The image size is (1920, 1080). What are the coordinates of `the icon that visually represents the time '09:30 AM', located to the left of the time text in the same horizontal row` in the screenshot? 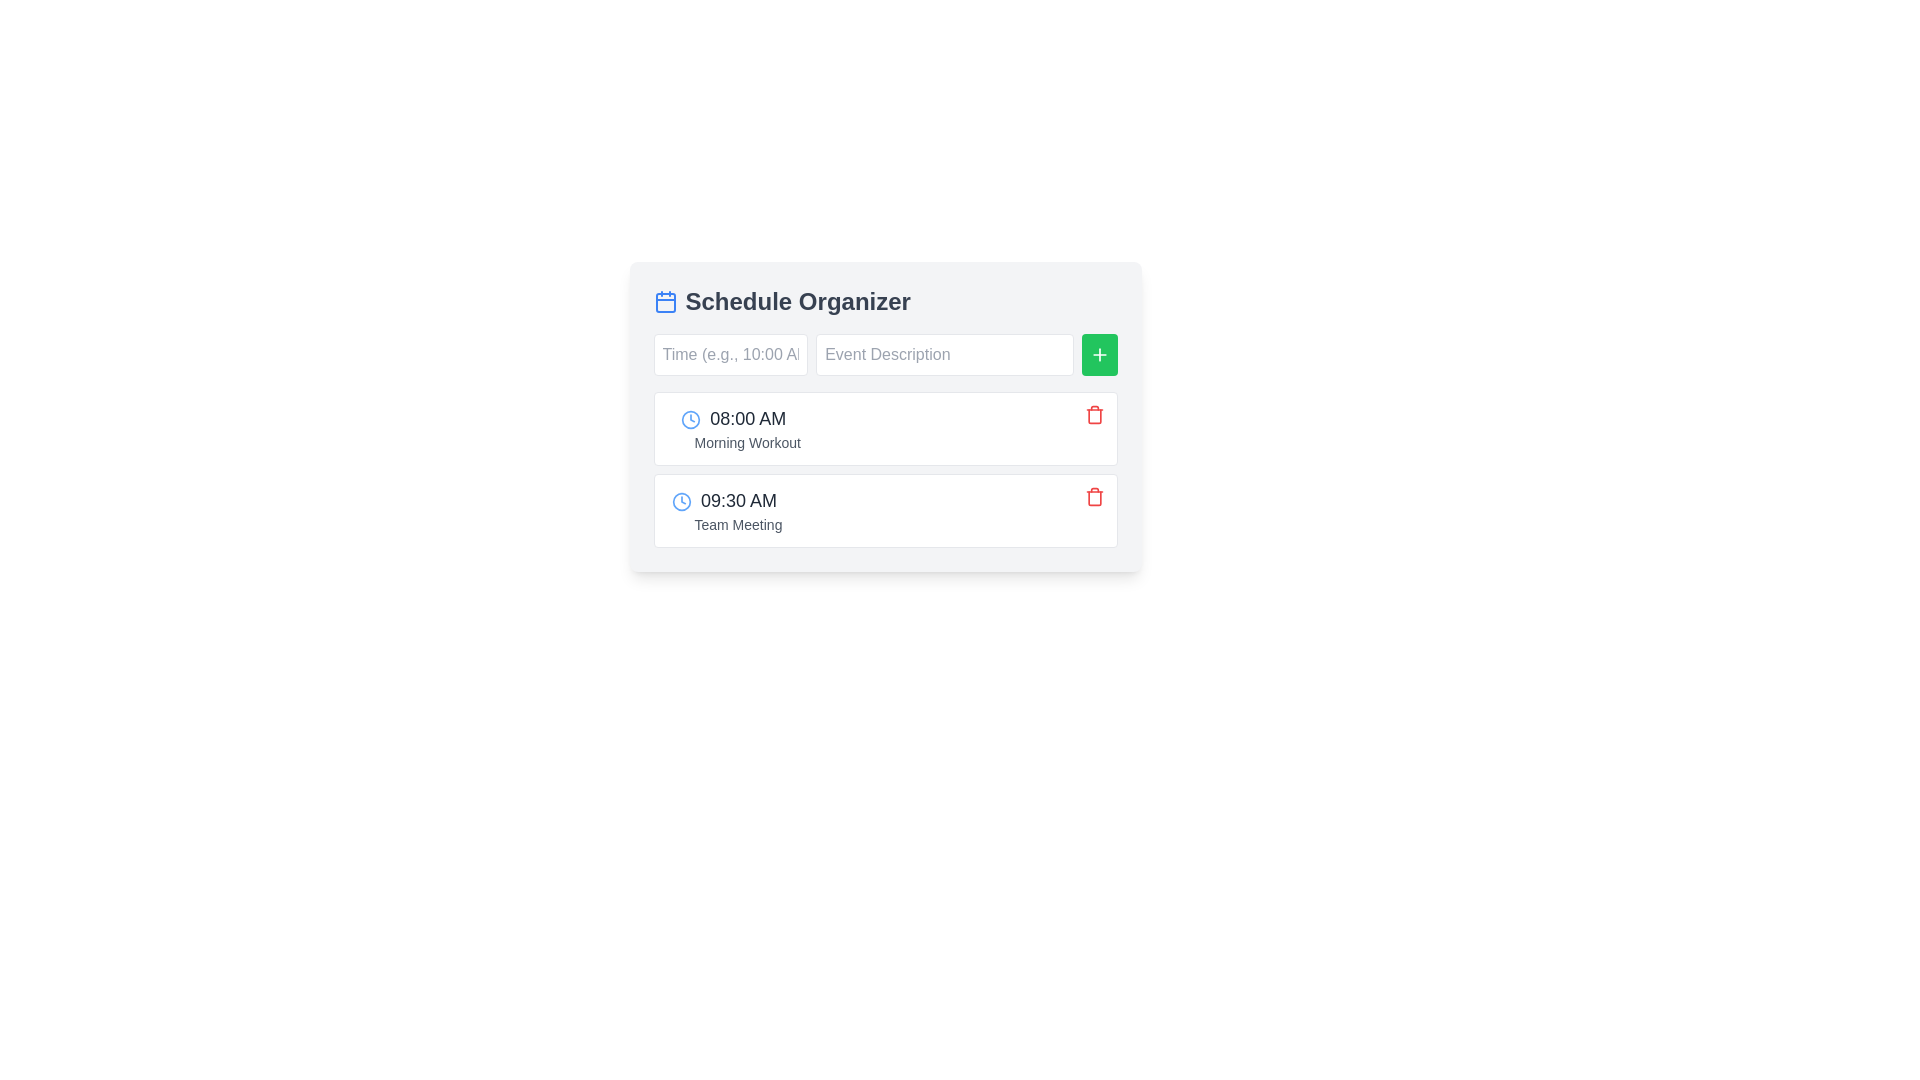 It's located at (681, 501).